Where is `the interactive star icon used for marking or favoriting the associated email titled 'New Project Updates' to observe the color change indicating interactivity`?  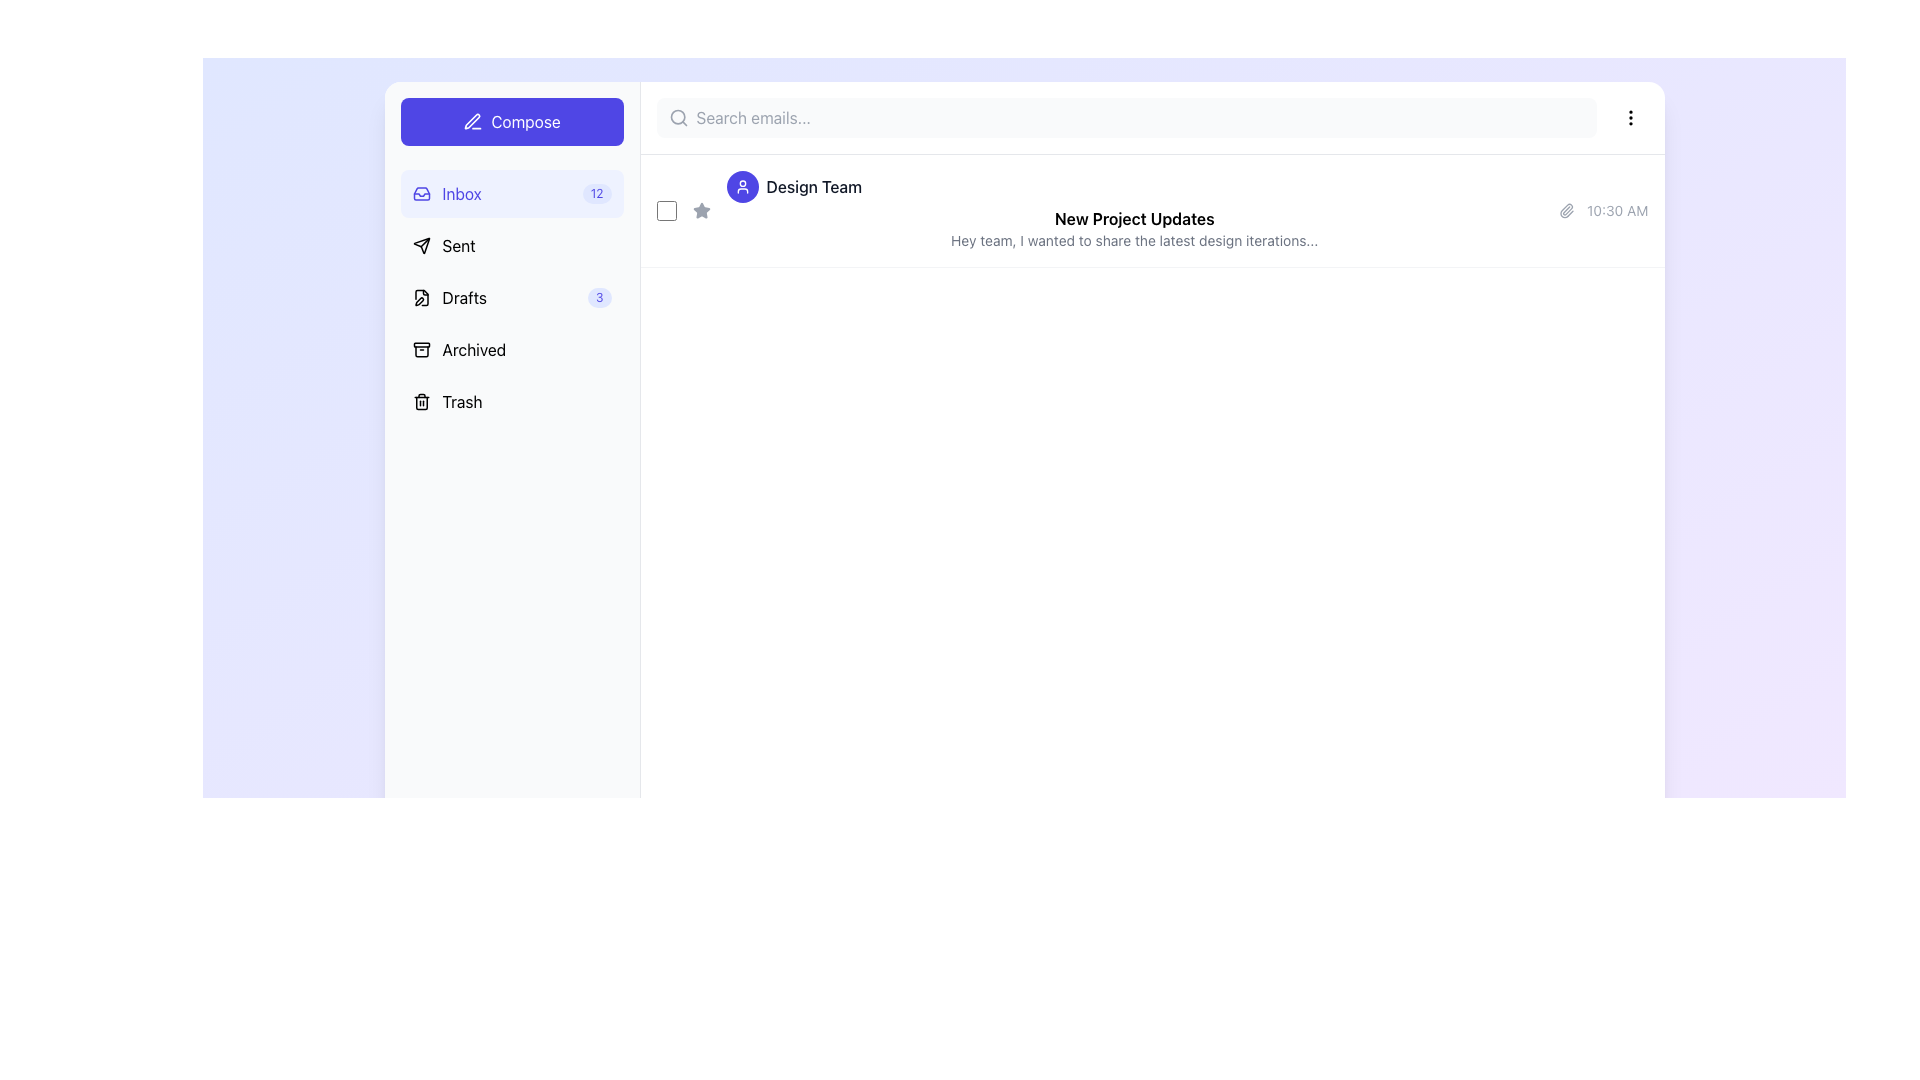 the interactive star icon used for marking or favoriting the associated email titled 'New Project Updates' to observe the color change indicating interactivity is located at coordinates (701, 211).